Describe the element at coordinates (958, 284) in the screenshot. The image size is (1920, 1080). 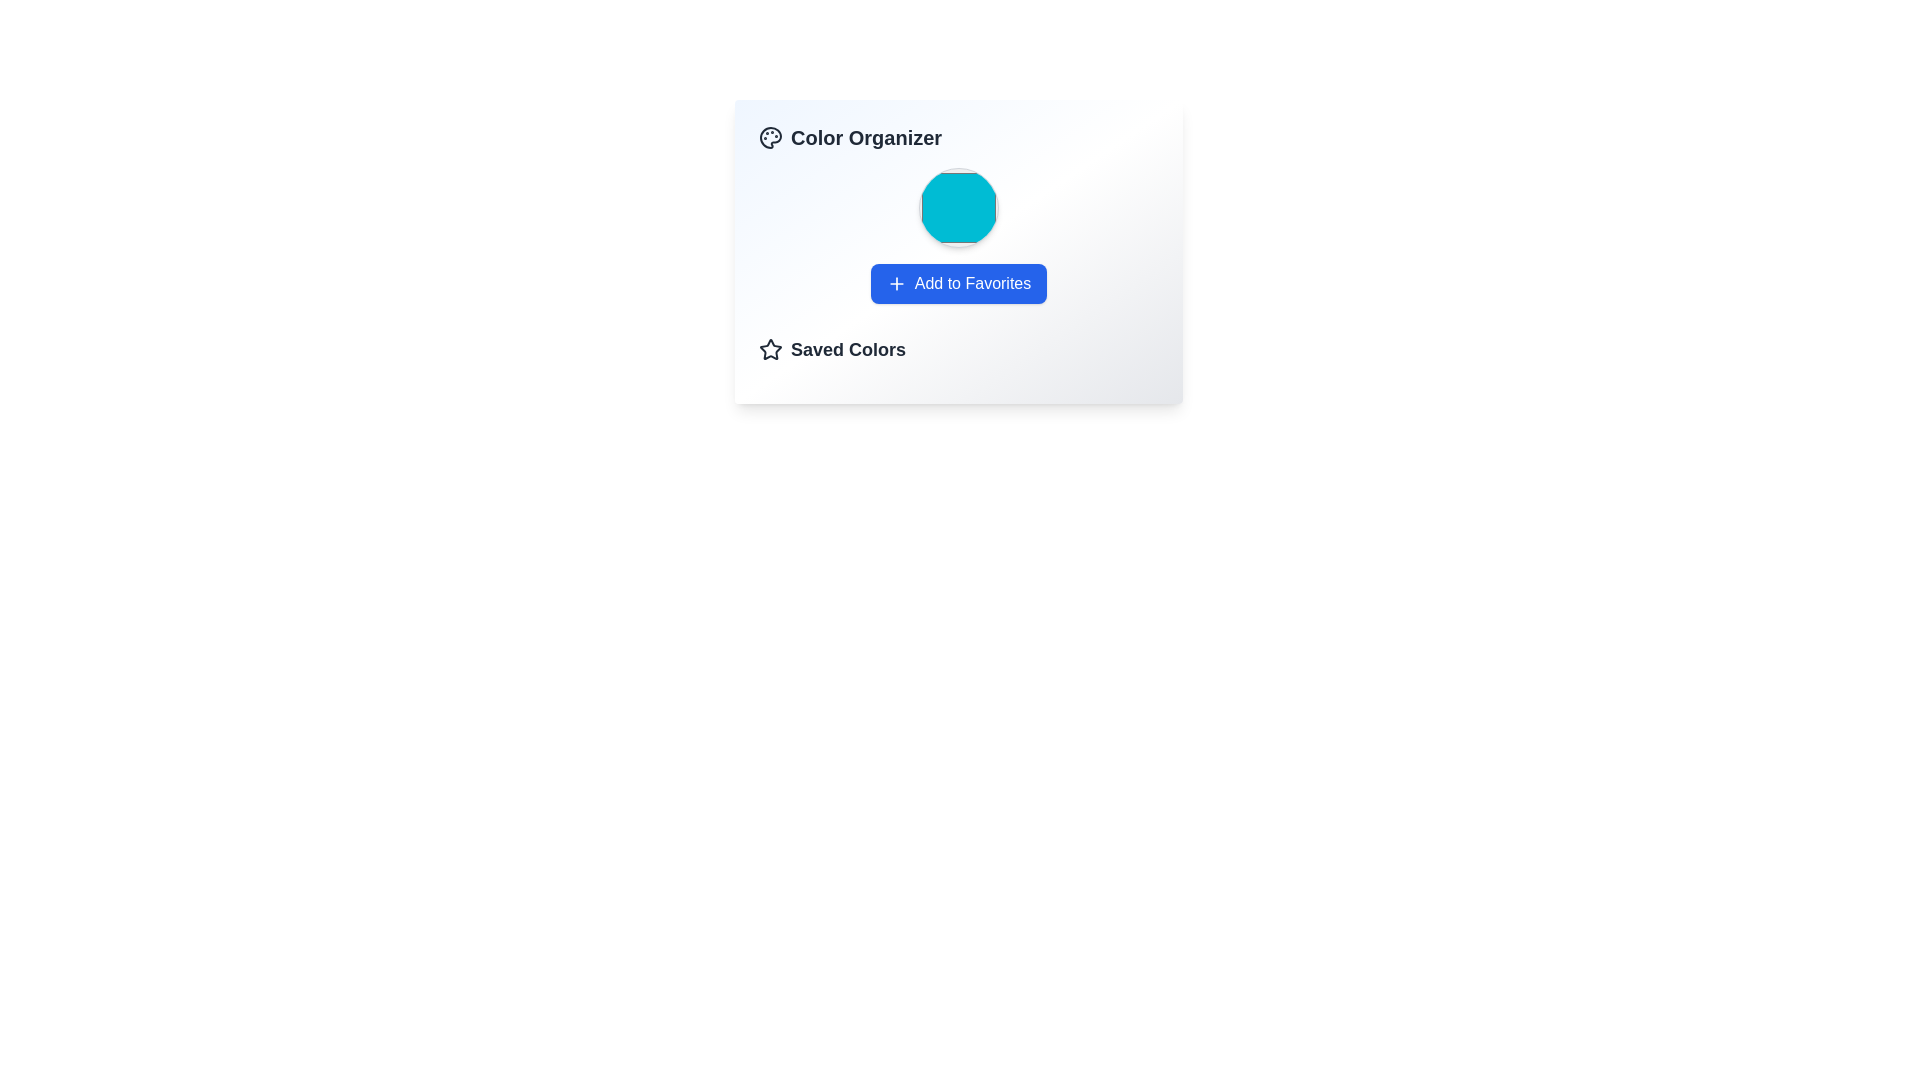
I see `the 'Add to Favorites' button, which has a blue background and white text` at that location.